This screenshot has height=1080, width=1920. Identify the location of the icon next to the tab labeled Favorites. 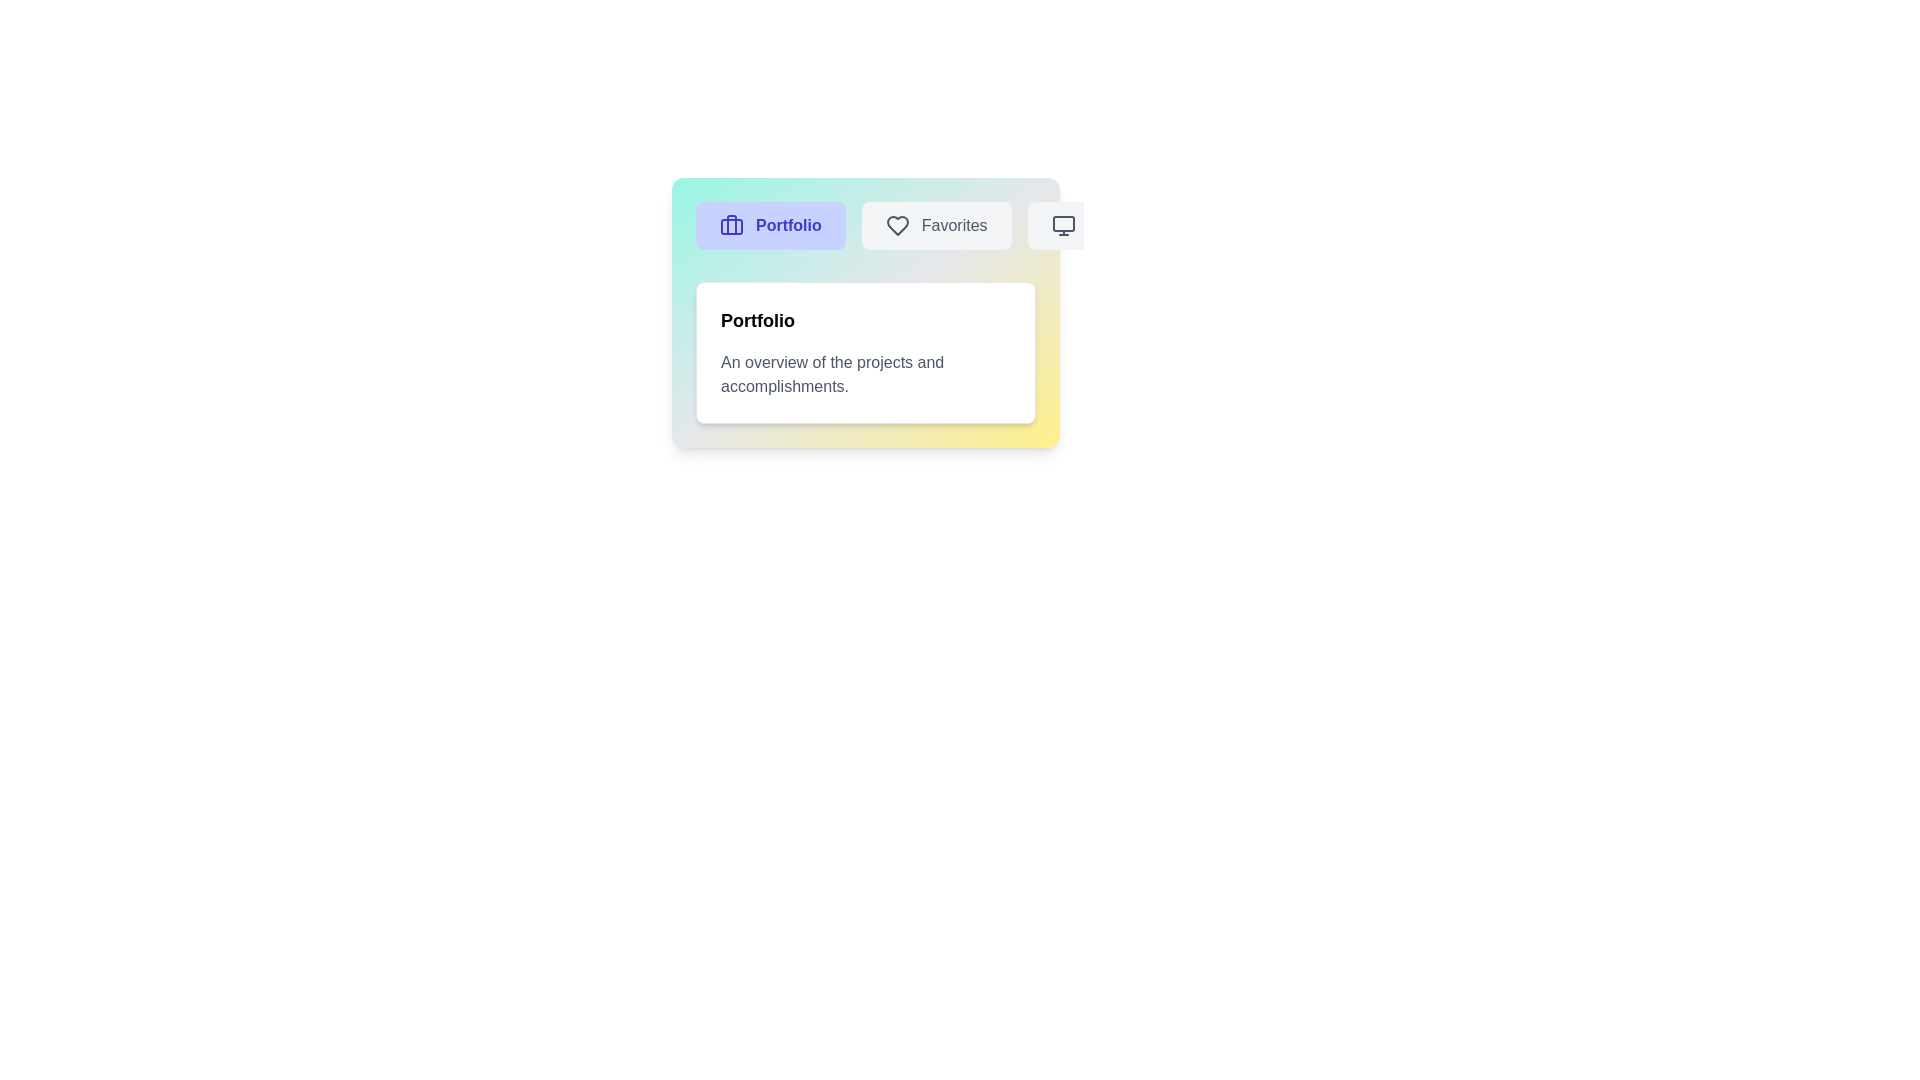
(896, 225).